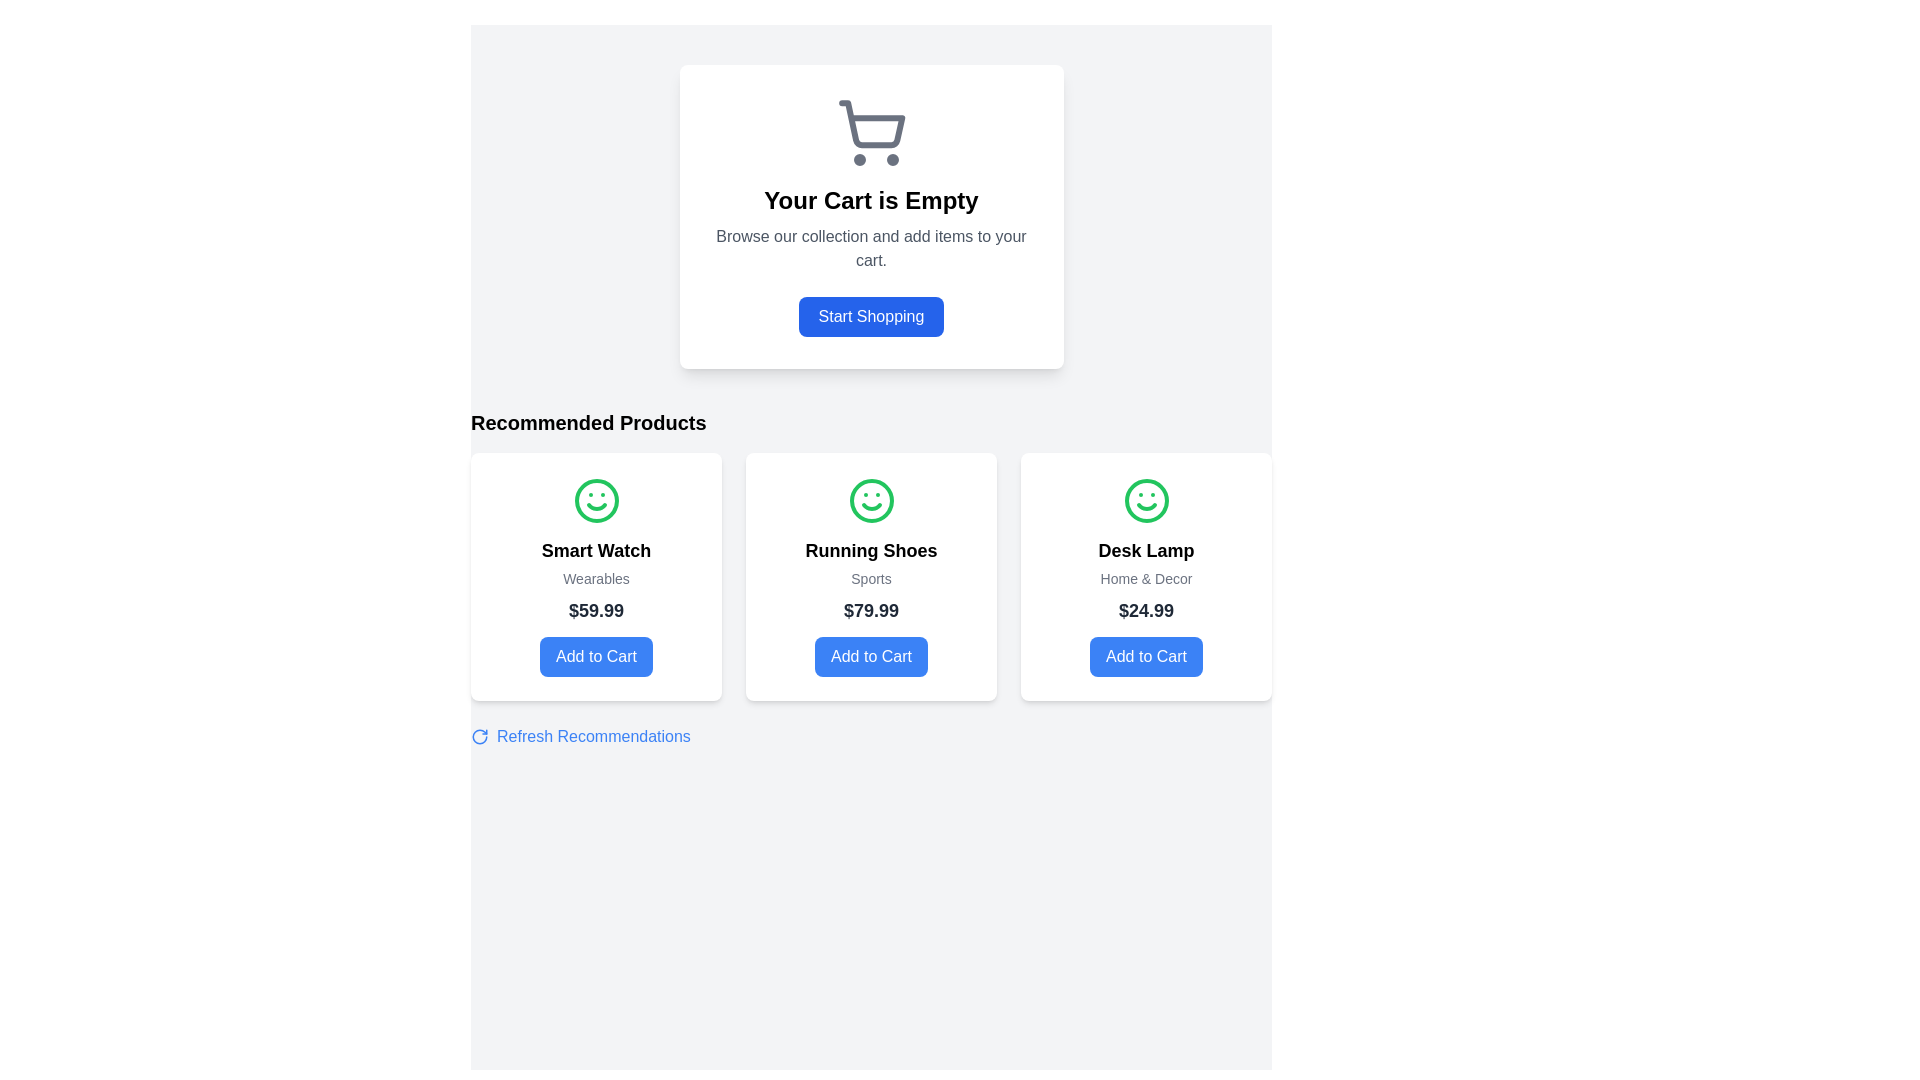 This screenshot has height=1080, width=1920. Describe the element at coordinates (480, 736) in the screenshot. I see `the refresh icon located at the leftmost side within the 'Refresh Recommendations' clickable region, which is meant for reloading content or fetching new data` at that location.